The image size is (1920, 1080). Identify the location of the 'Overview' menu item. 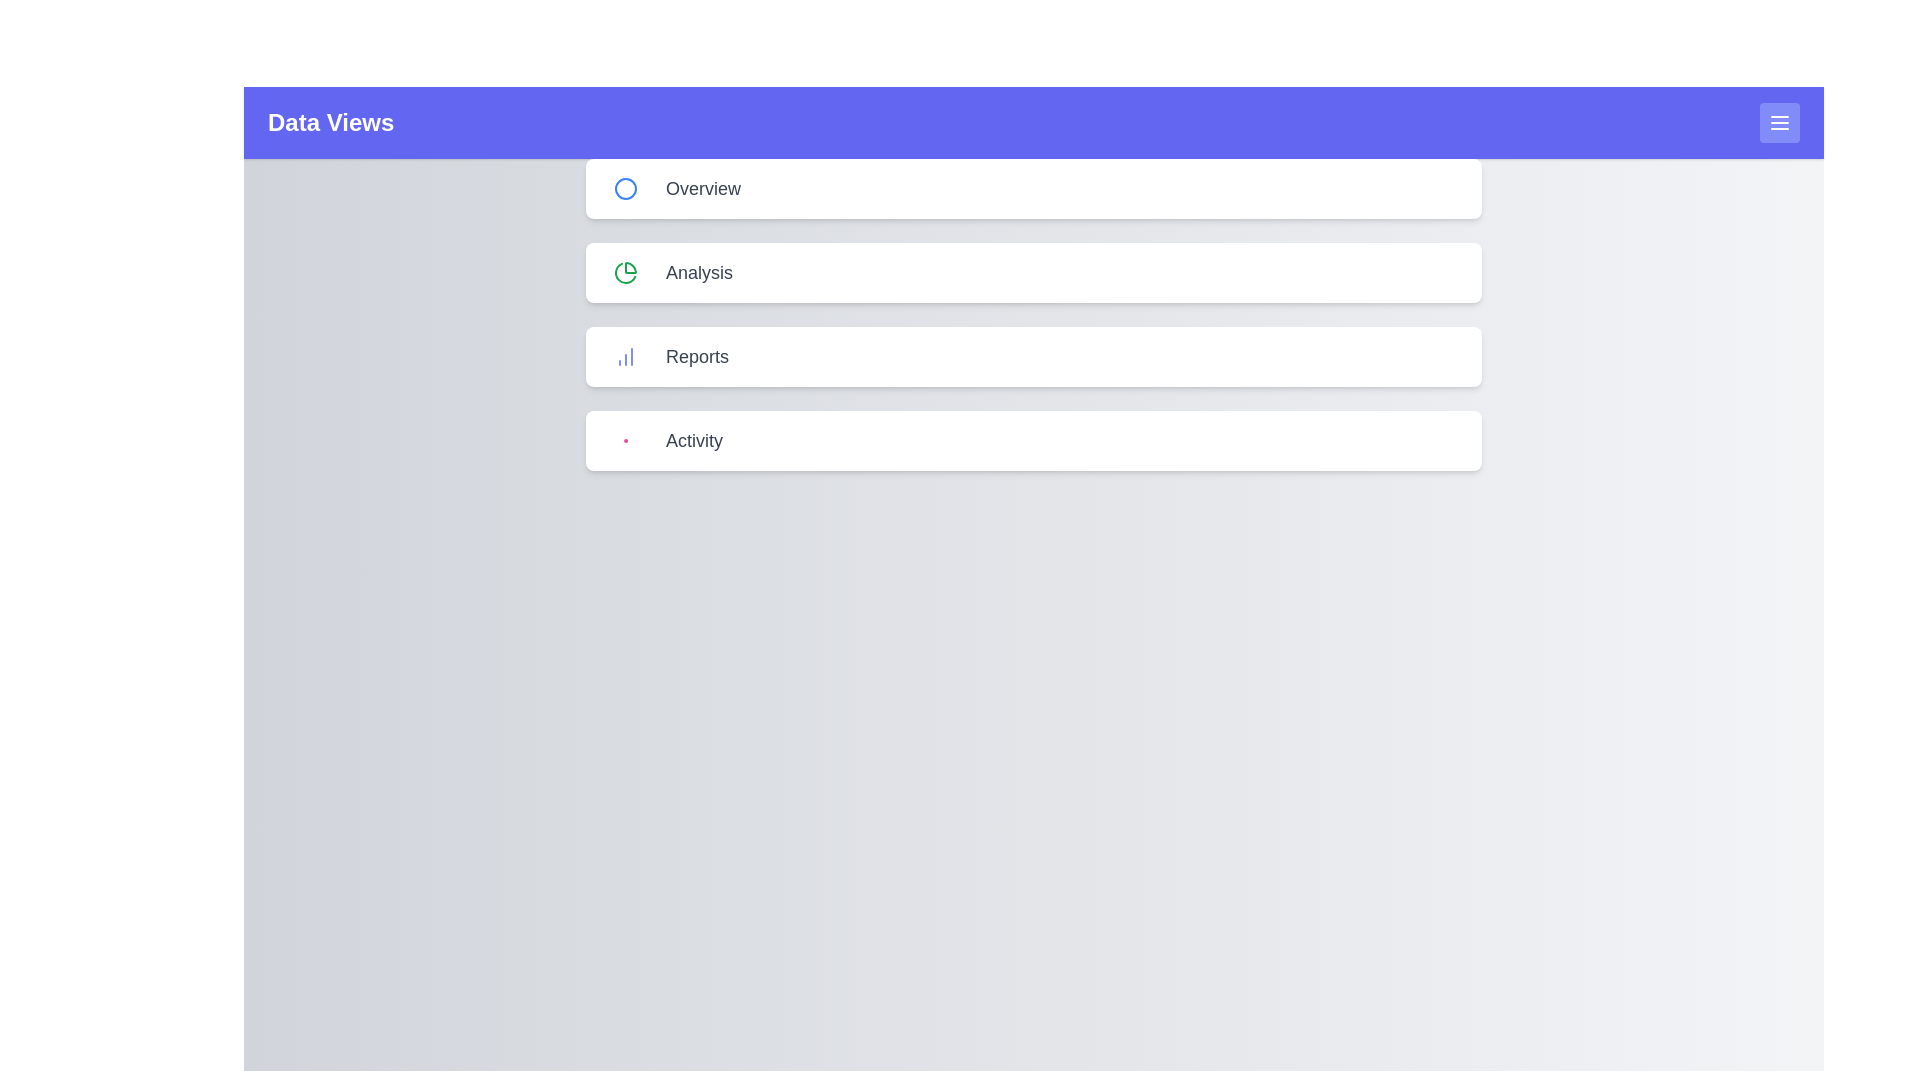
(1033, 189).